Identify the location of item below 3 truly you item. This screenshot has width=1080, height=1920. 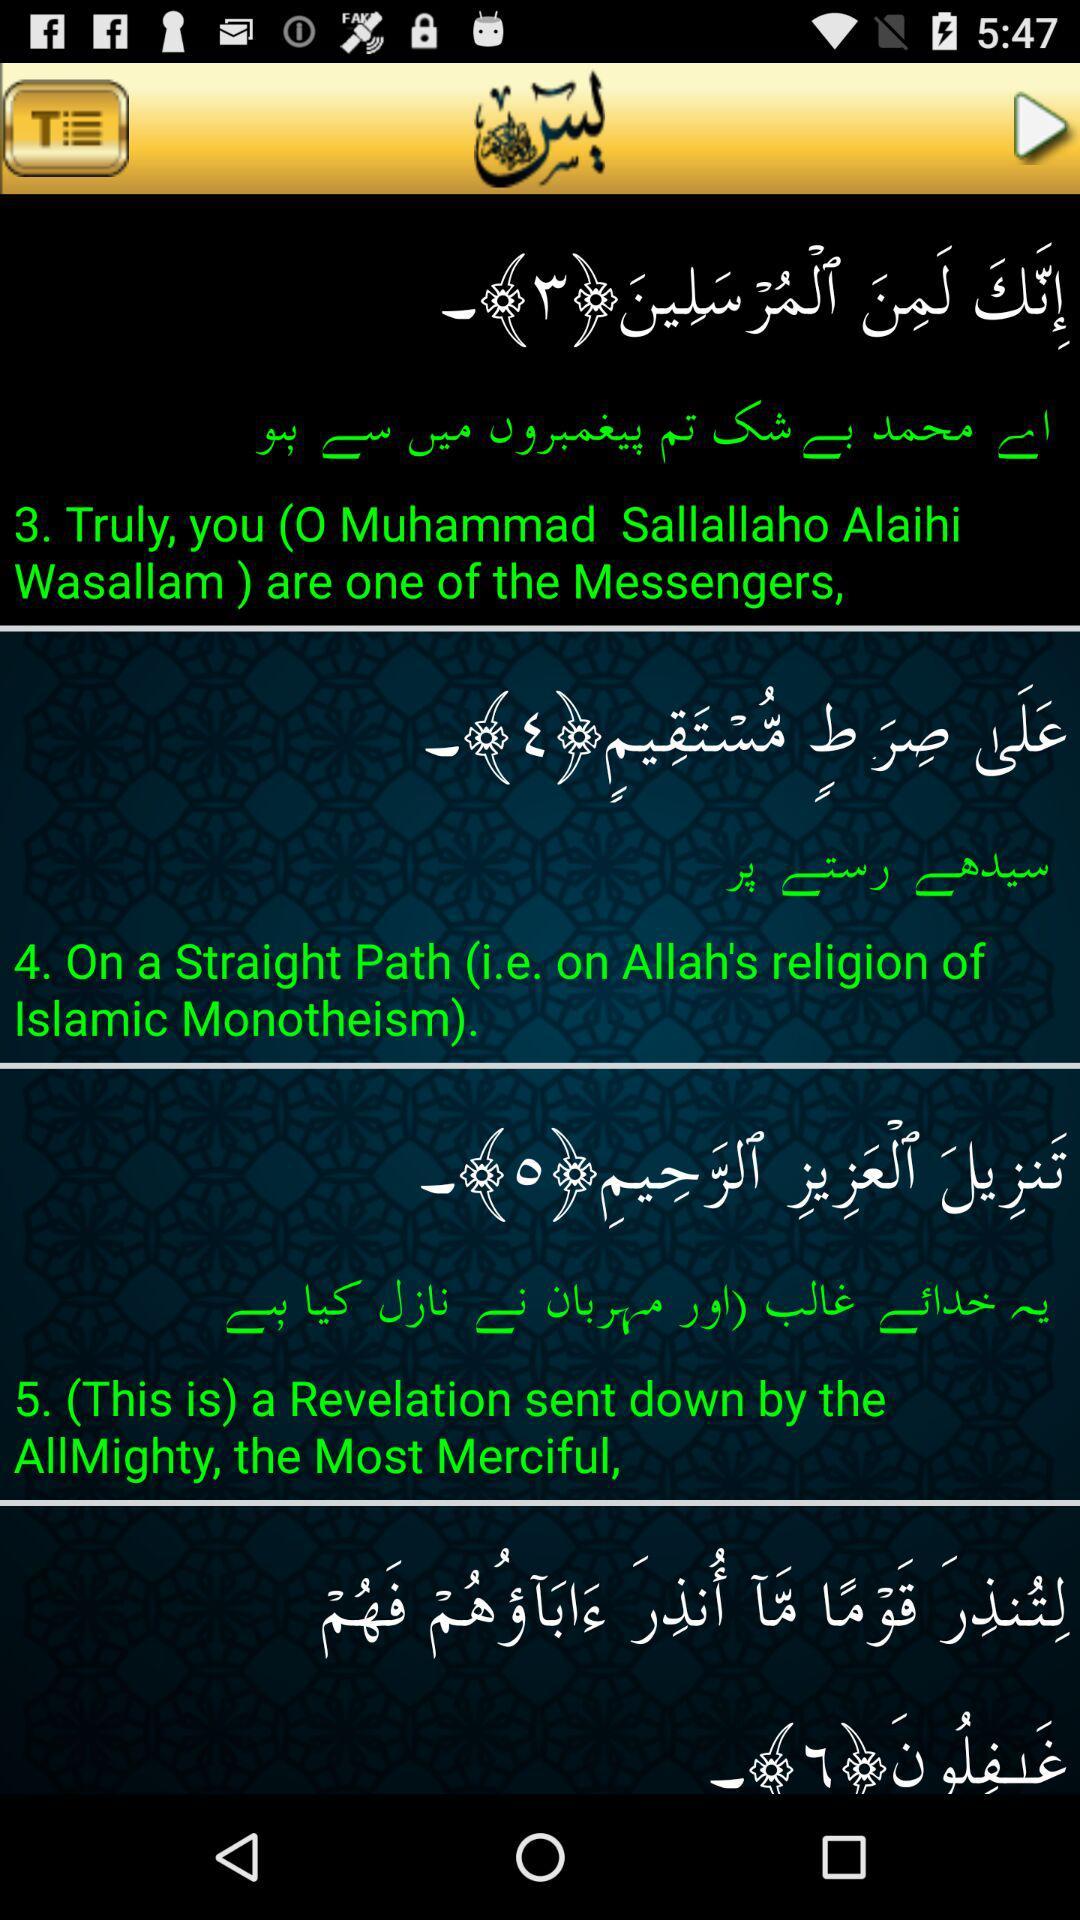
(540, 716).